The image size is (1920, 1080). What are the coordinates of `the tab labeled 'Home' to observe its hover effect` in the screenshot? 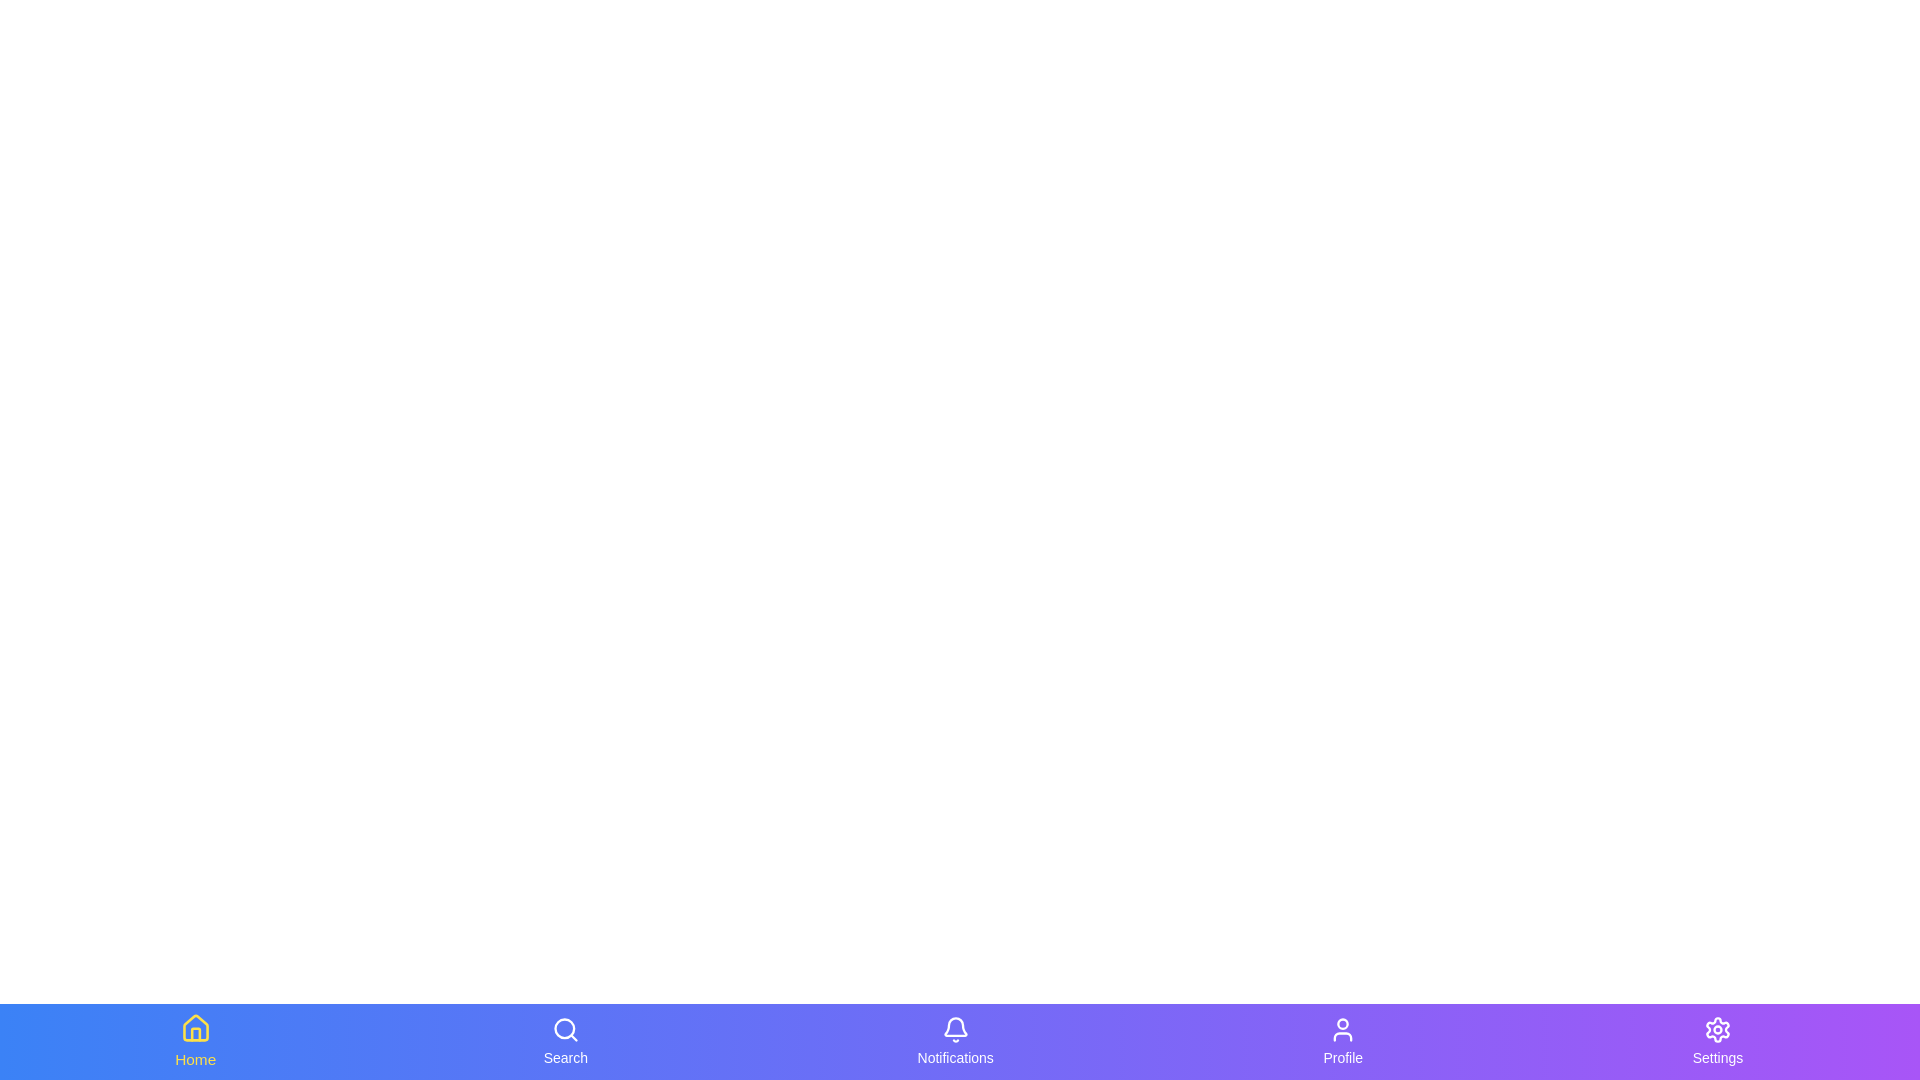 It's located at (195, 1040).